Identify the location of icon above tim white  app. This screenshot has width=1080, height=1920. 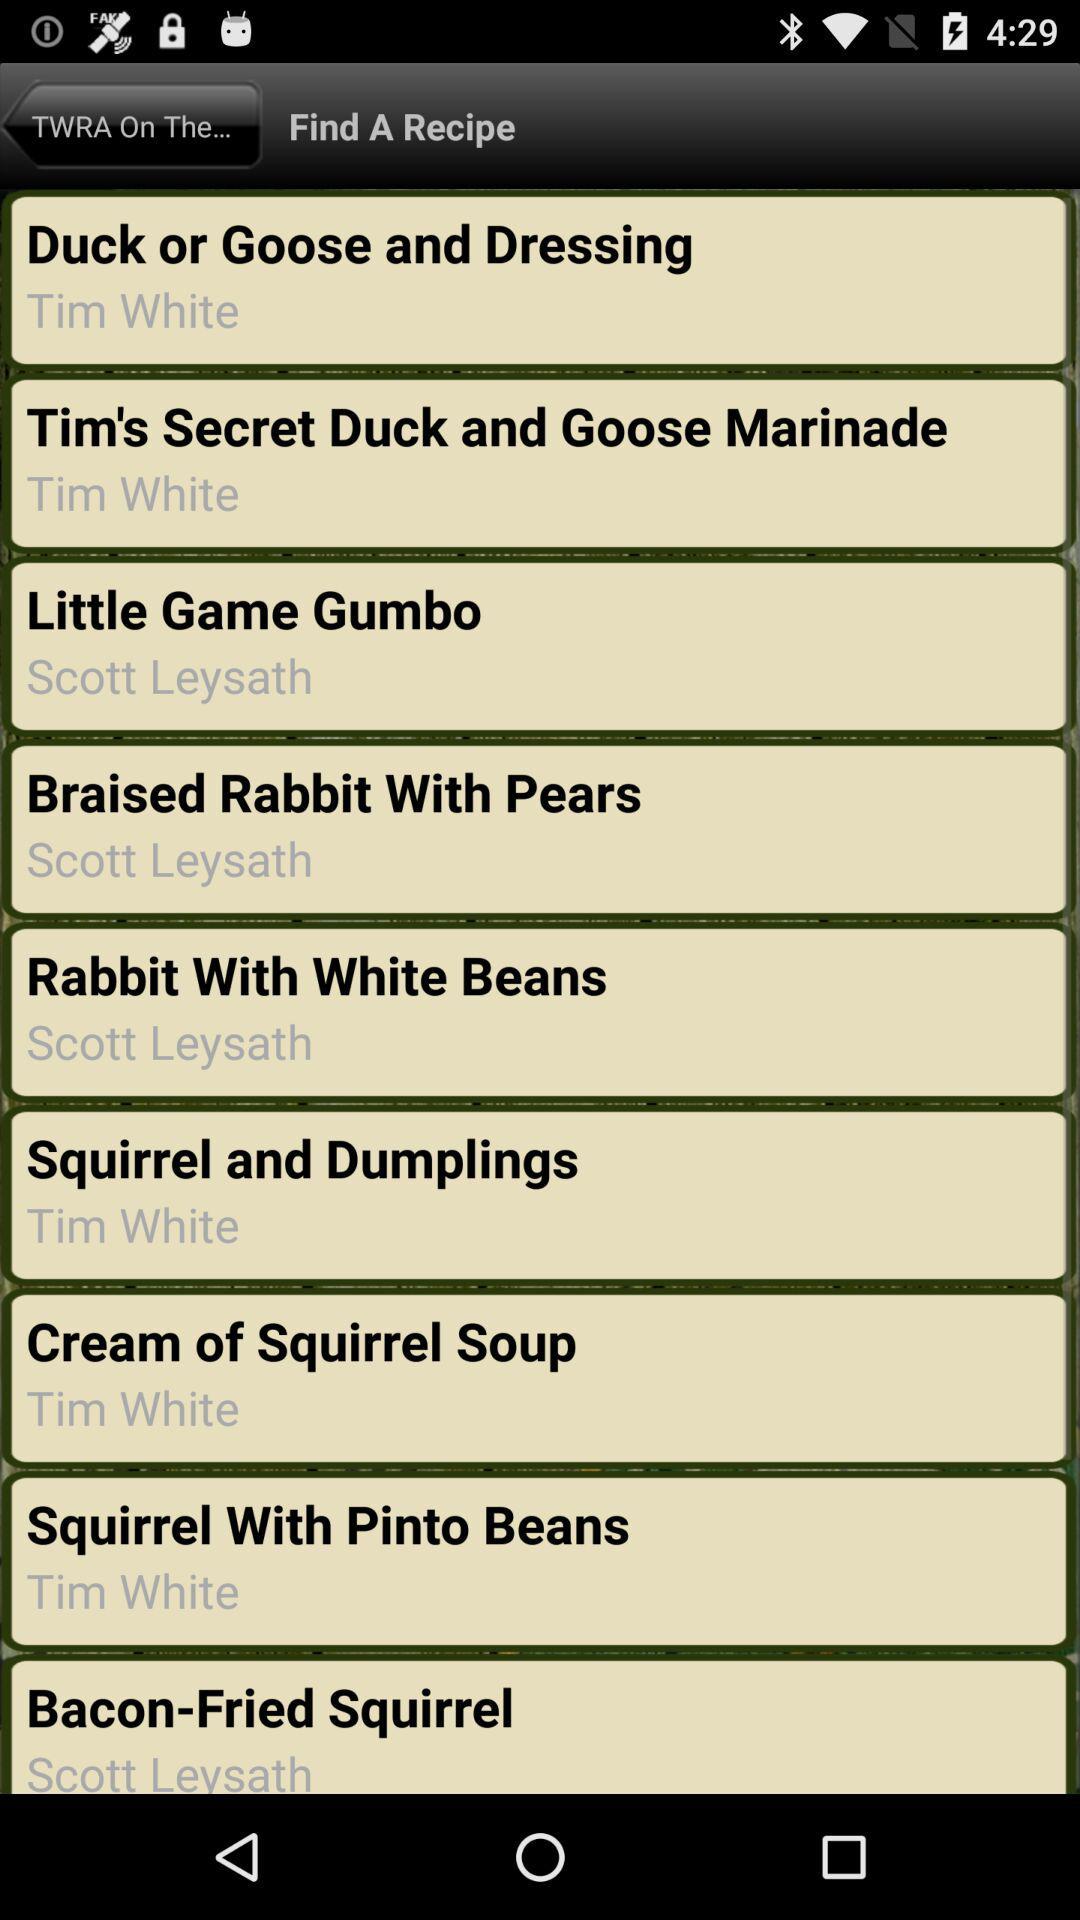
(493, 424).